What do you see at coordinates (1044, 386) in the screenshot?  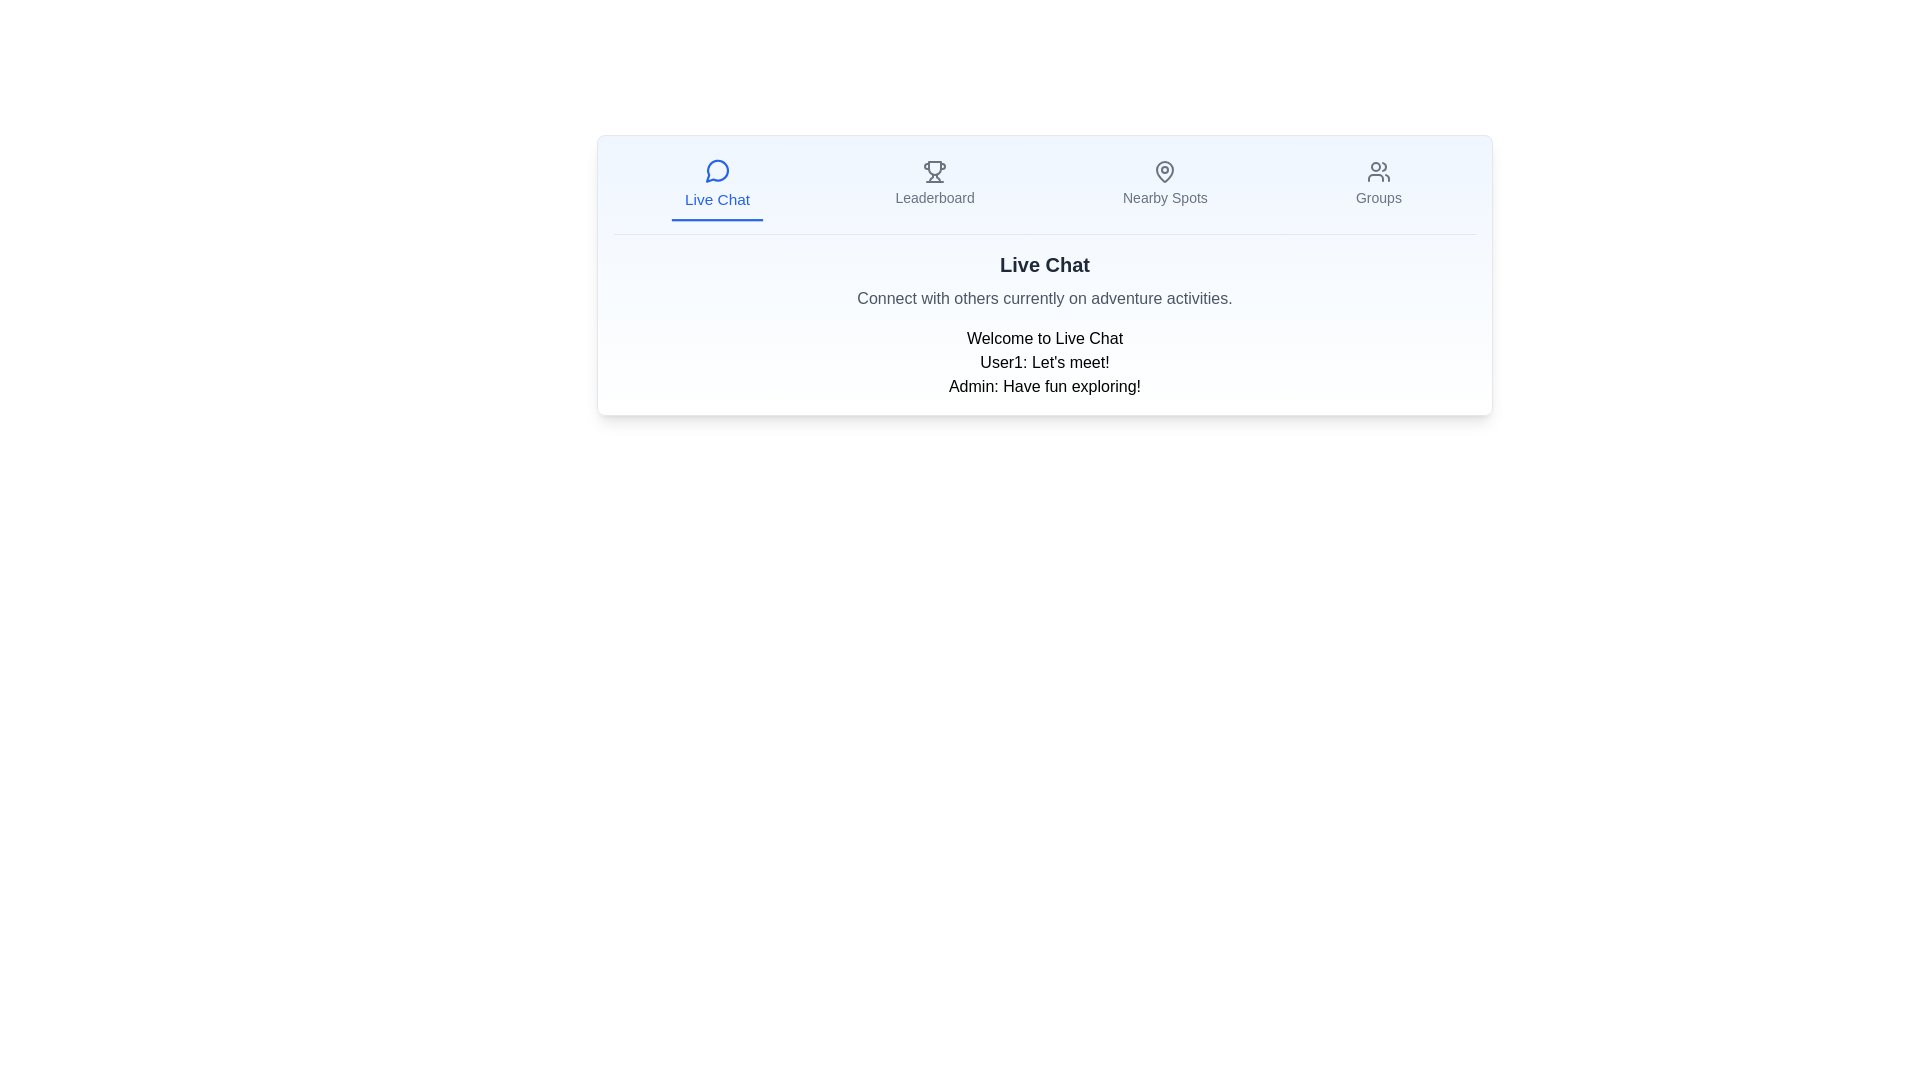 I see `chat message displayed as 'Admin: Have fun exploring!' which is the second message in the 'Live Chat' section` at bounding box center [1044, 386].